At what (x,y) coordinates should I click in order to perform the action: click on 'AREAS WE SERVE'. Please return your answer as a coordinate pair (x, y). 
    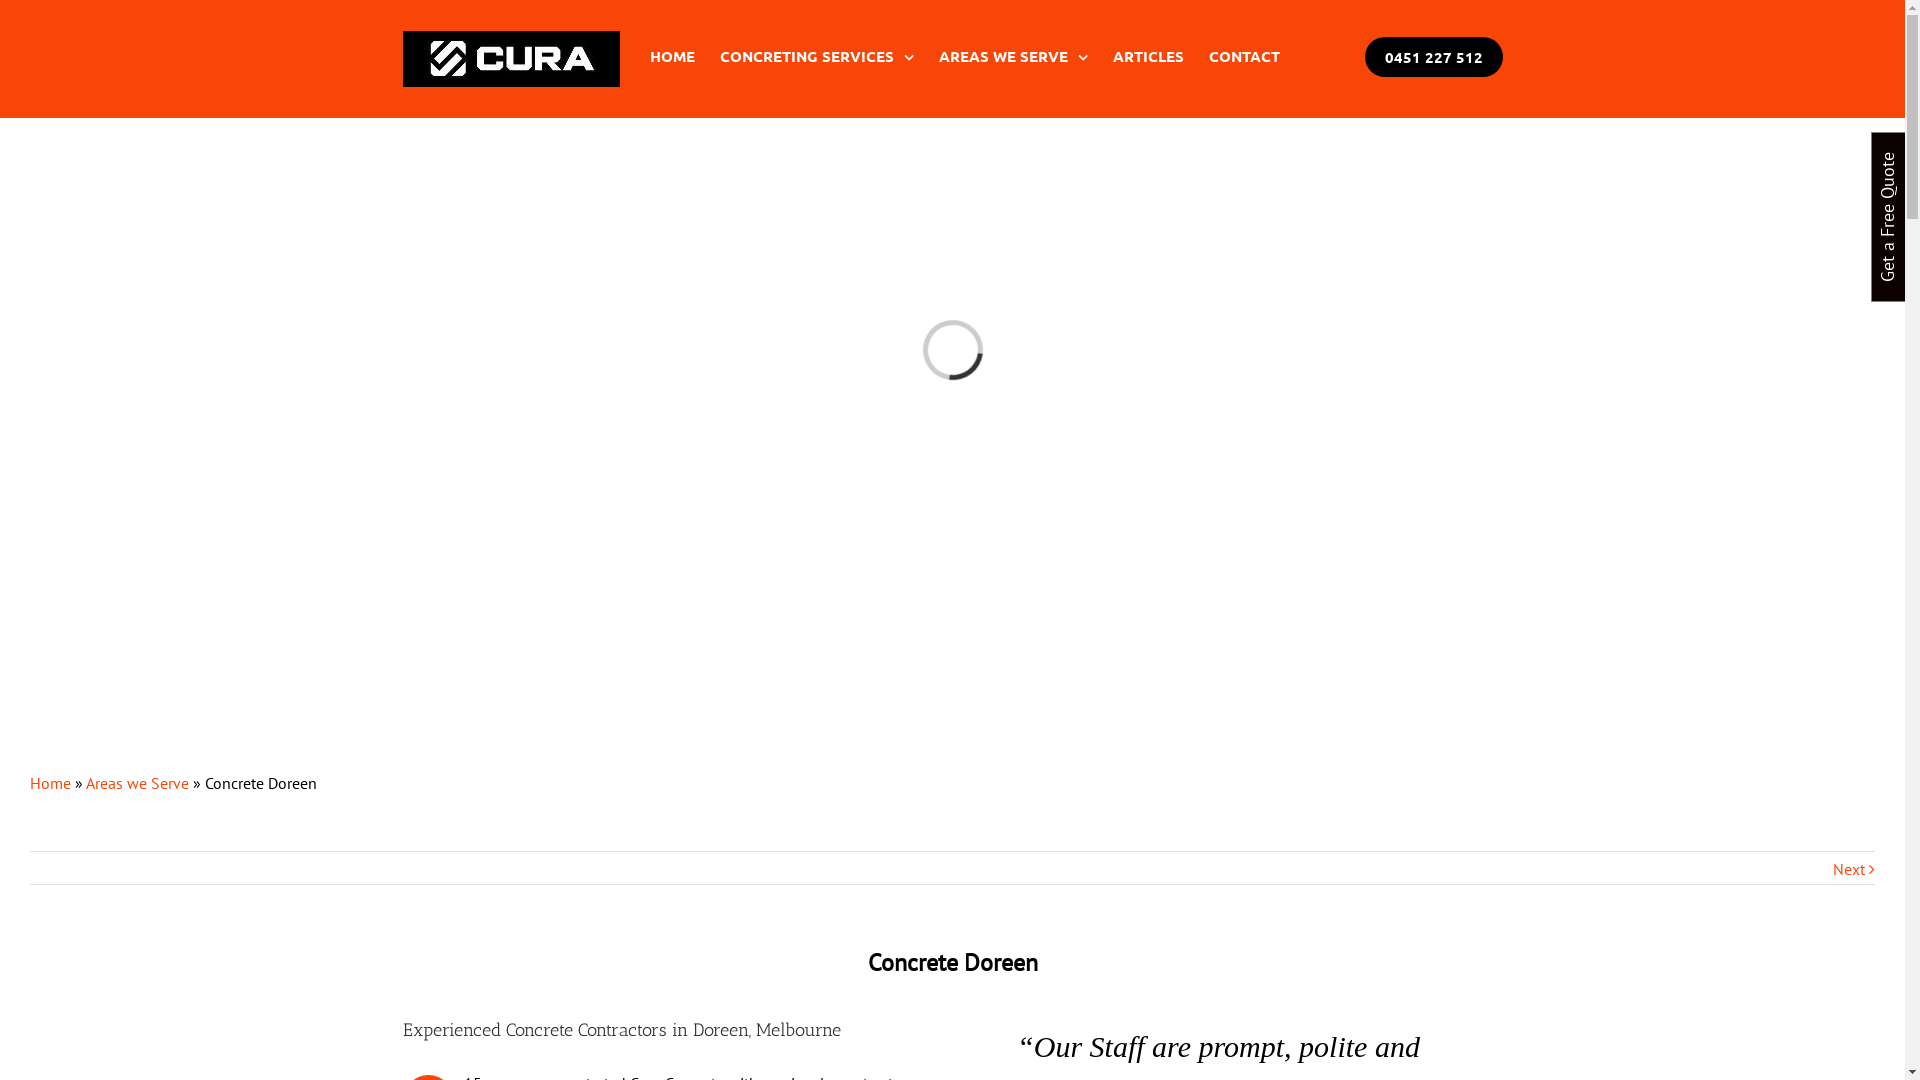
    Looking at the image, I should click on (936, 55).